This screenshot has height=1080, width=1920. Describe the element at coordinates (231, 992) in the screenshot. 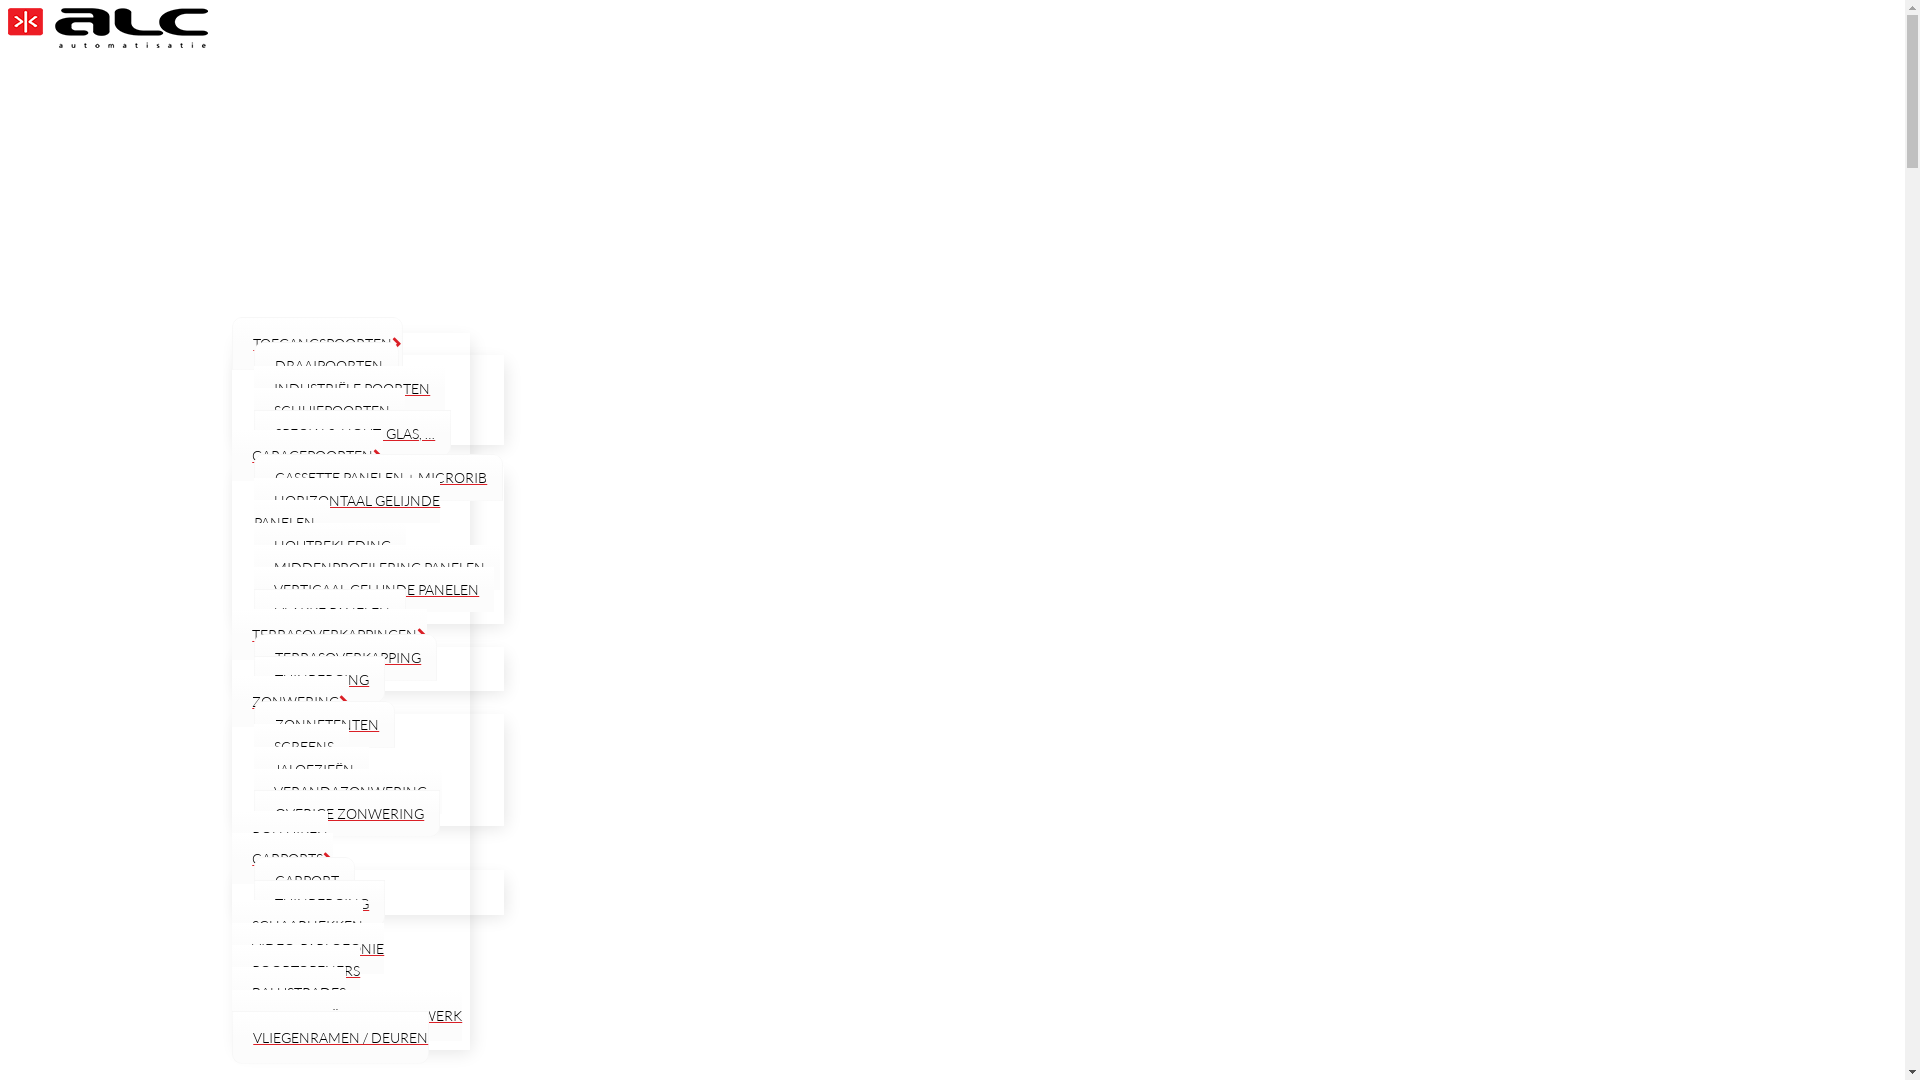

I see `'BALUSTRADES'` at that location.